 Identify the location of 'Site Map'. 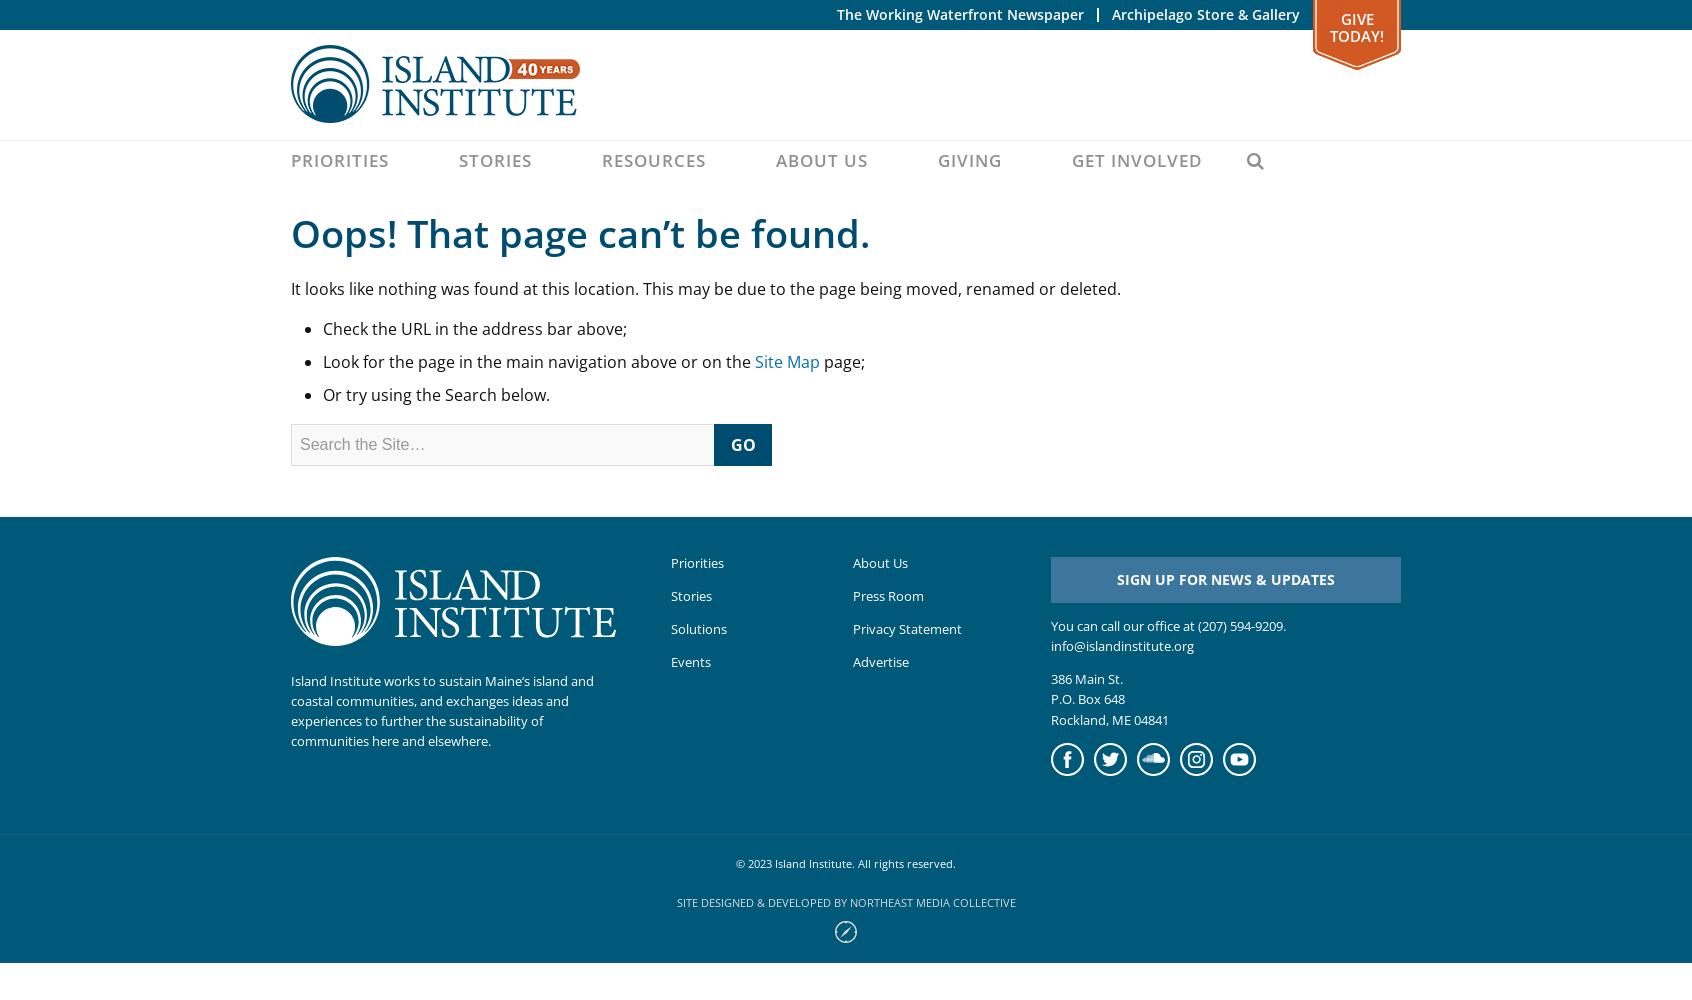
(787, 361).